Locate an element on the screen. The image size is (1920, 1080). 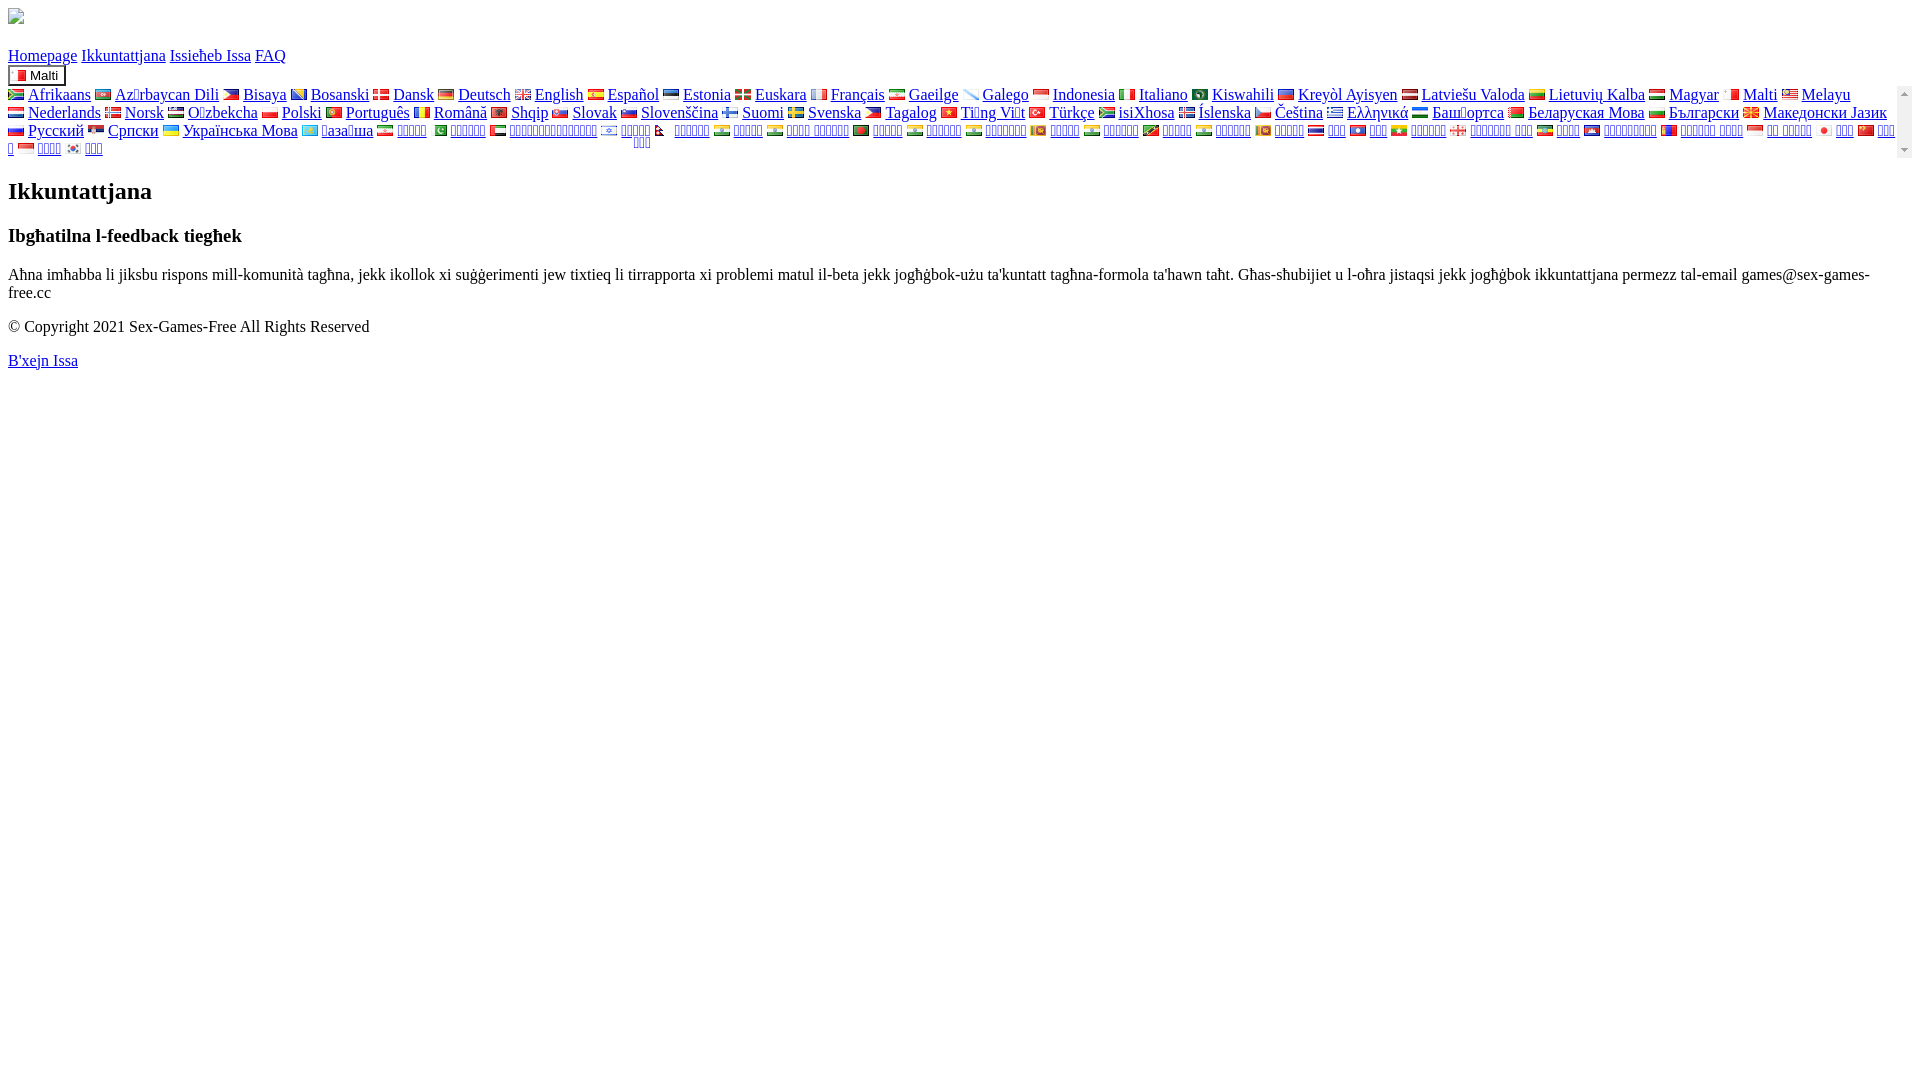
'Homepage' is located at coordinates (42, 54).